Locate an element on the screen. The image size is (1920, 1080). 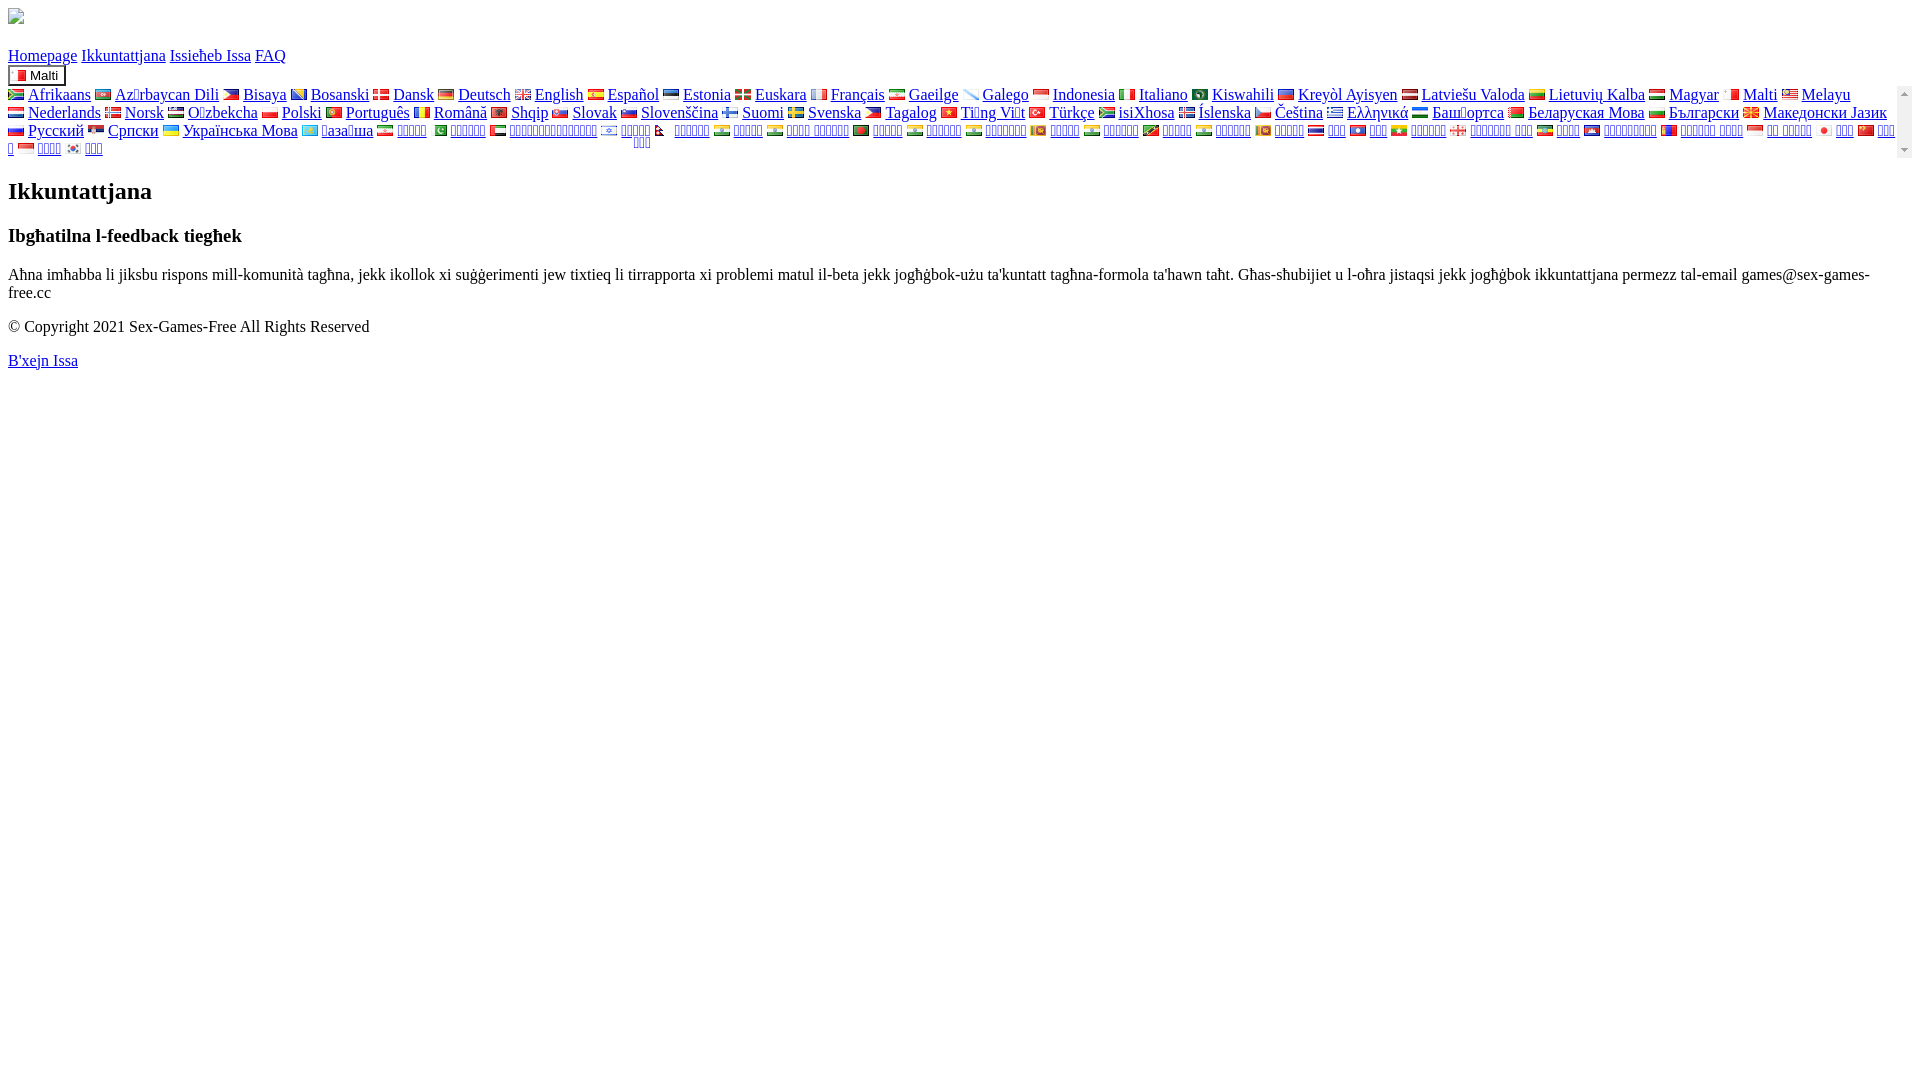
'Homepage' is located at coordinates (42, 54).